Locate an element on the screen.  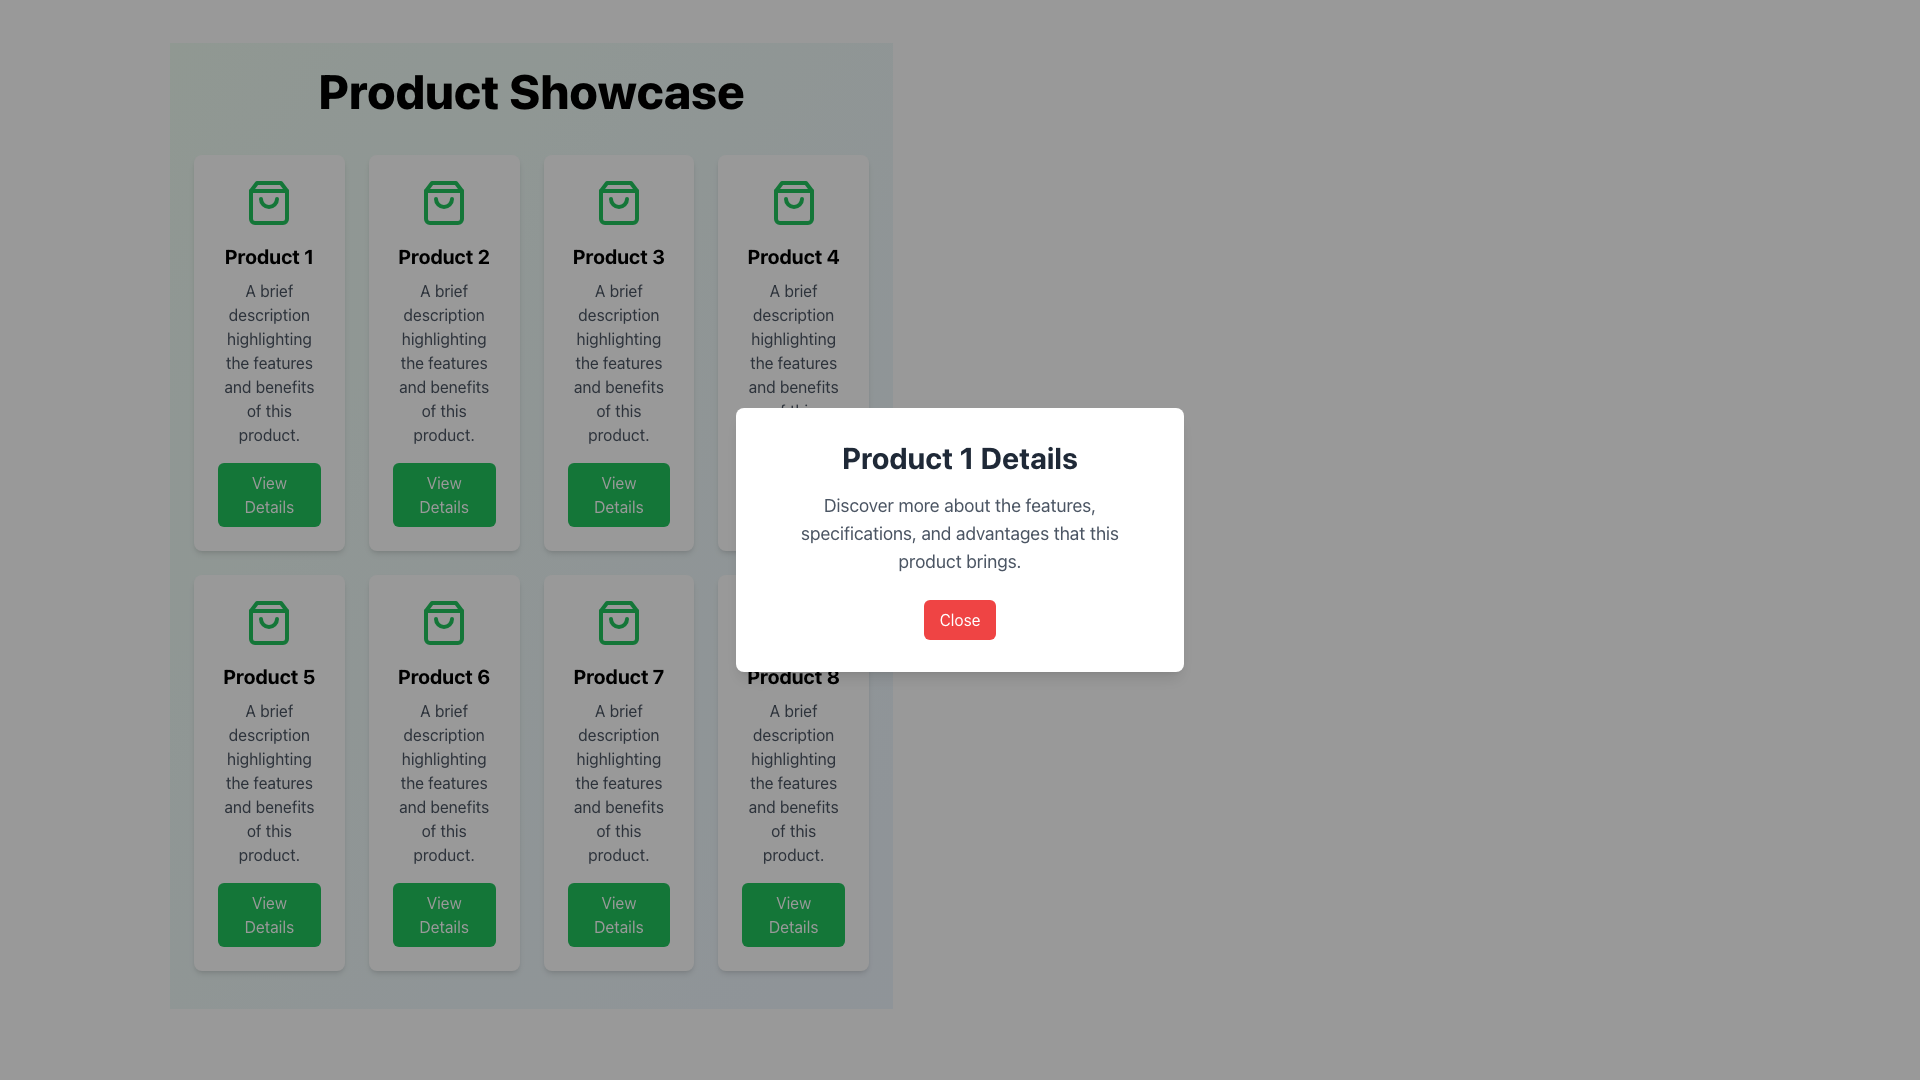
the green shopping bag icon located at the top center of the 'Product 4' card, which has rounded features and a clean outline is located at coordinates (792, 203).